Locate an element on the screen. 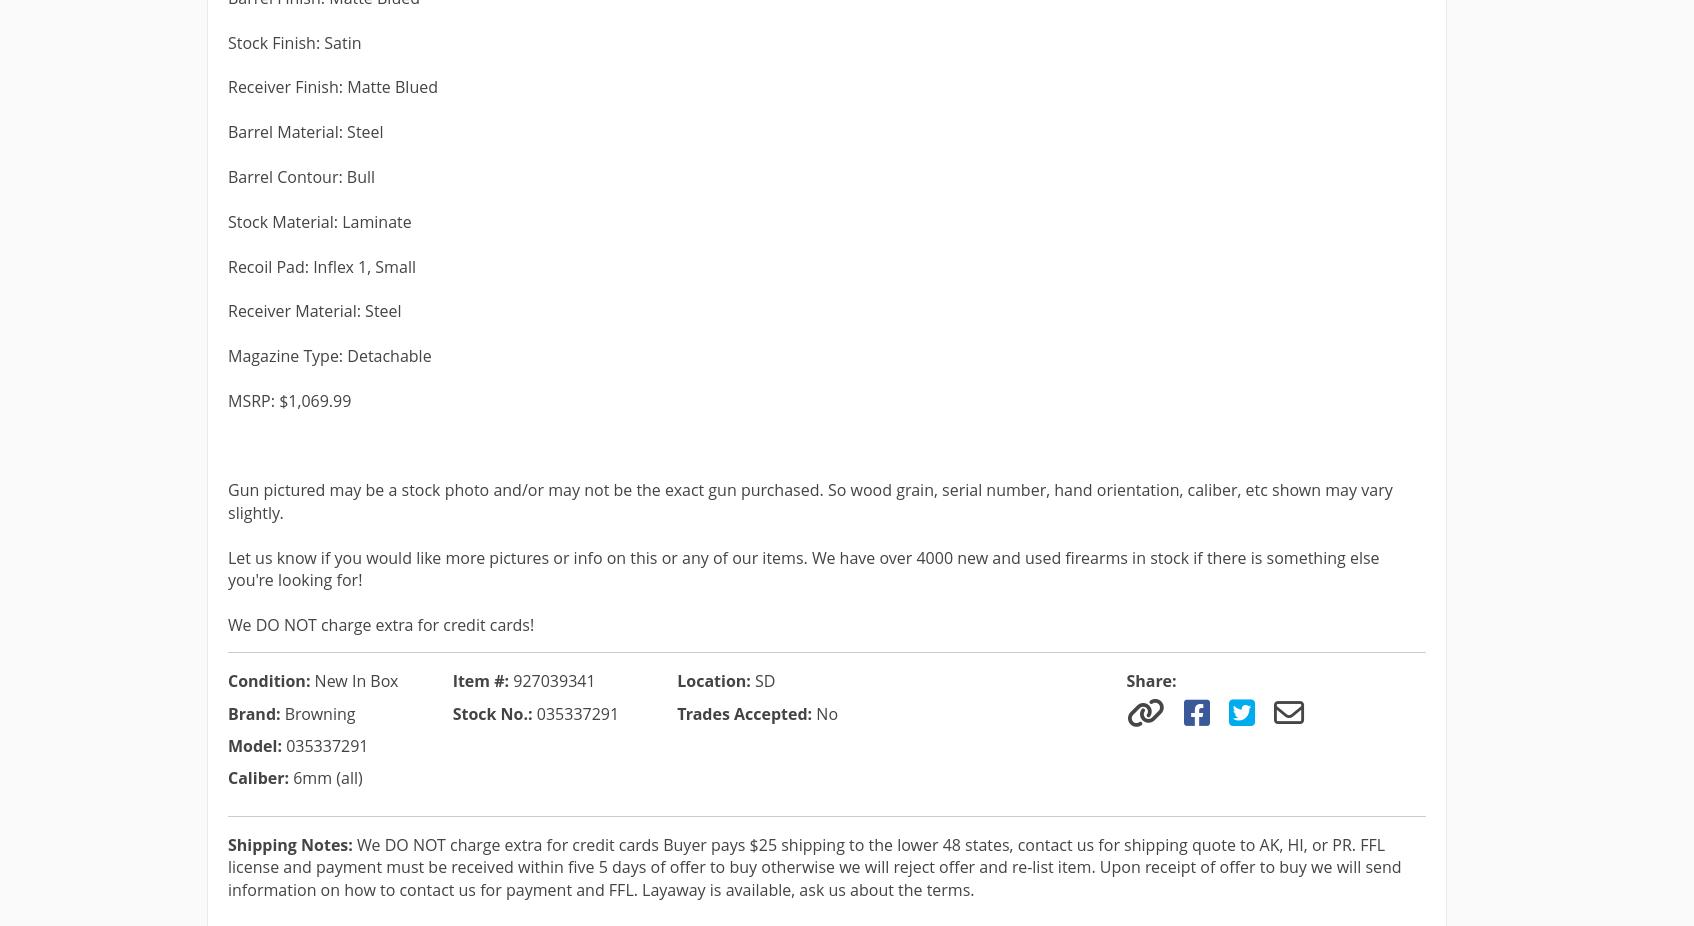 Image resolution: width=1694 pixels, height=926 pixels. 'Gun pictured may be a stock photo and/or may not be the exact gun purchased. So wood grain, serial number, hand orientation, caliber, etc shown may vary slightly.' is located at coordinates (810, 499).